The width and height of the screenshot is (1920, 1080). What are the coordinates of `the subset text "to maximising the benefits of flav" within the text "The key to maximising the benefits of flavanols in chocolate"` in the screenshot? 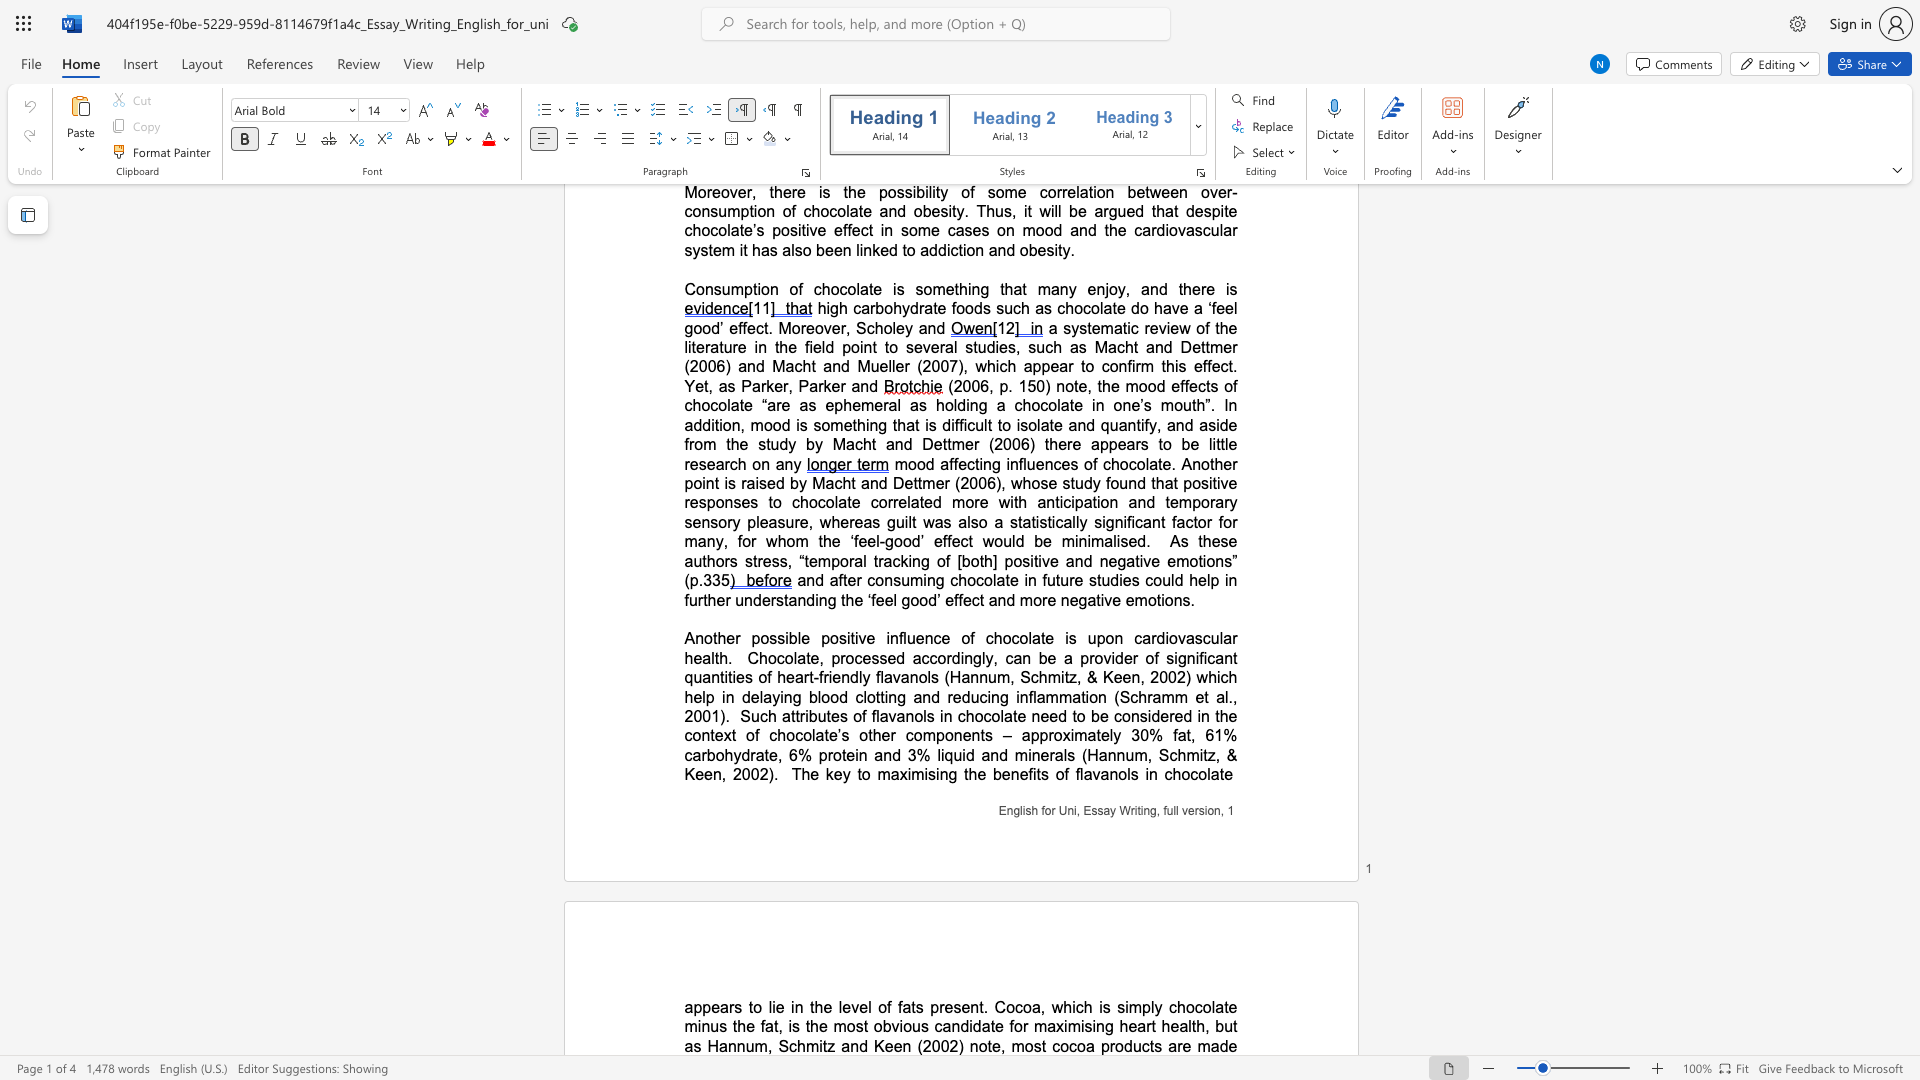 It's located at (857, 773).